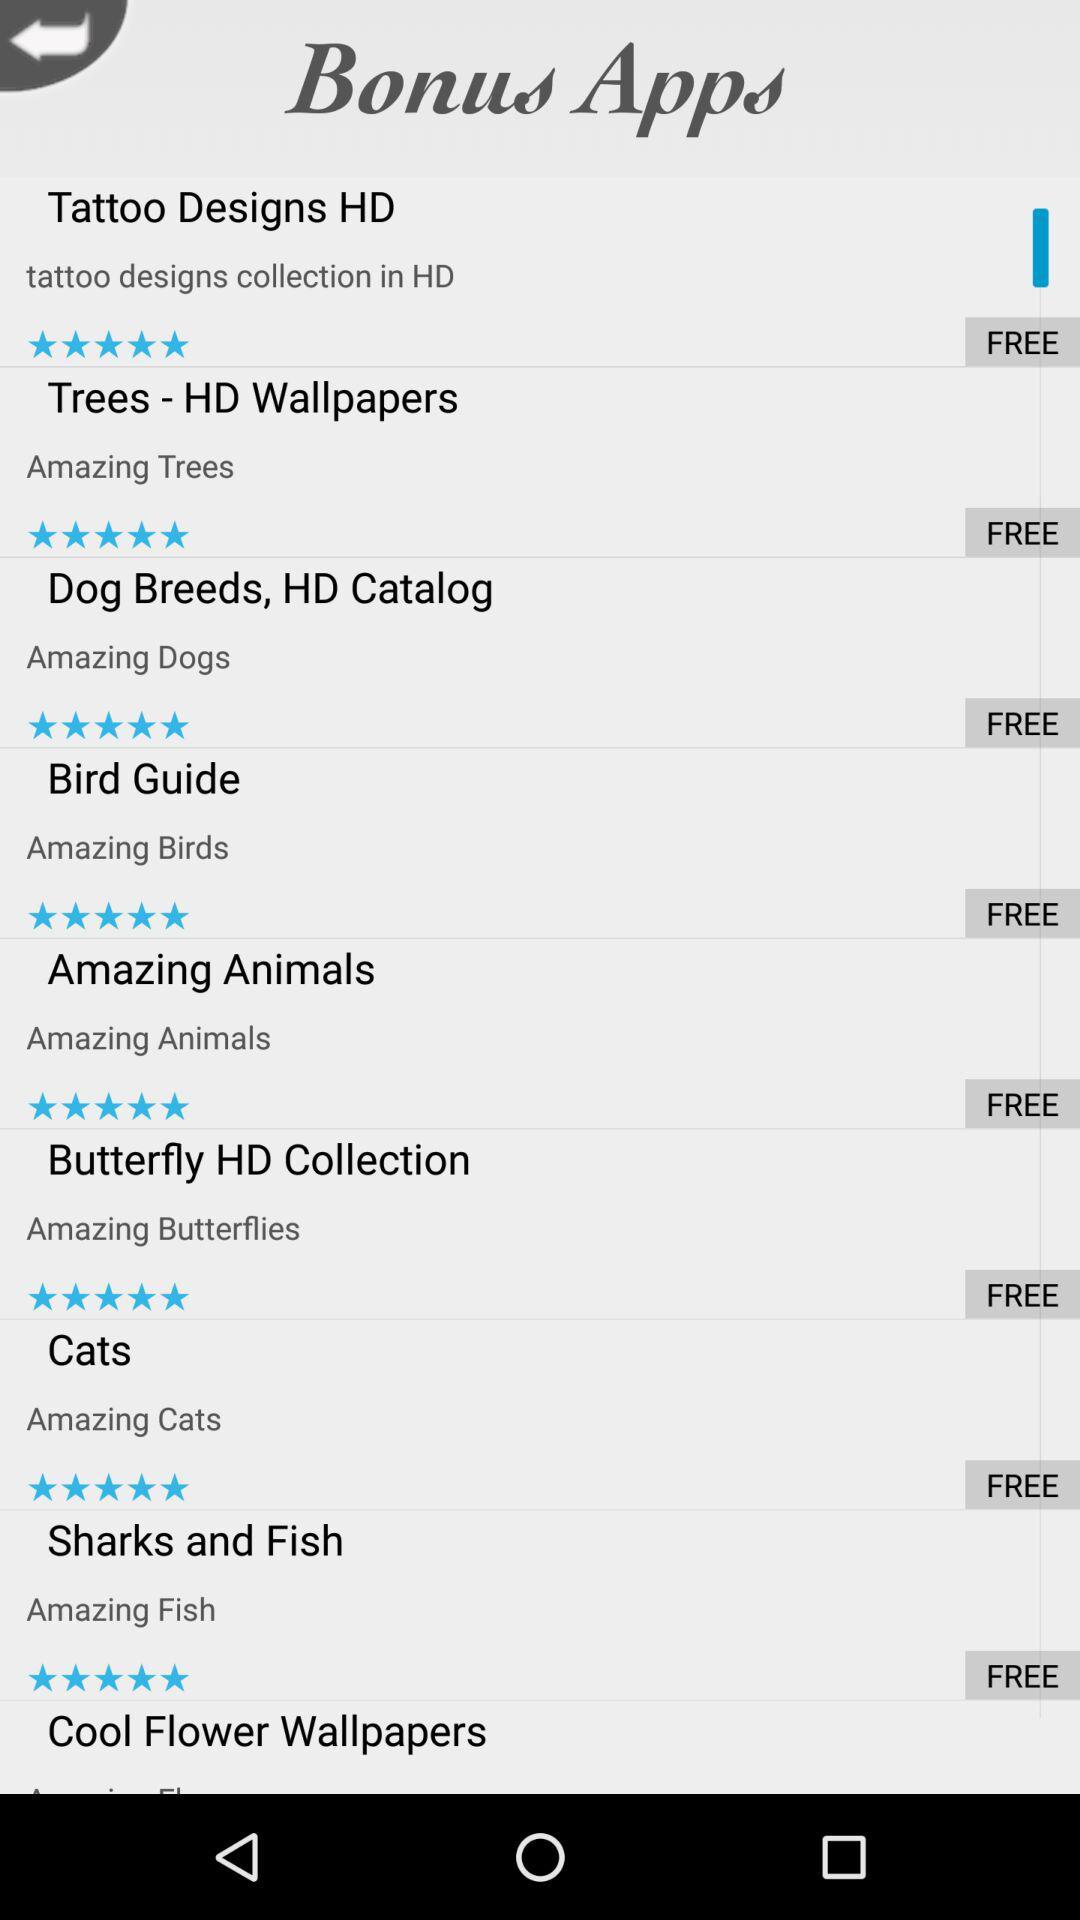  I want to click on app above   sharks and fish  app, so click(553, 1484).